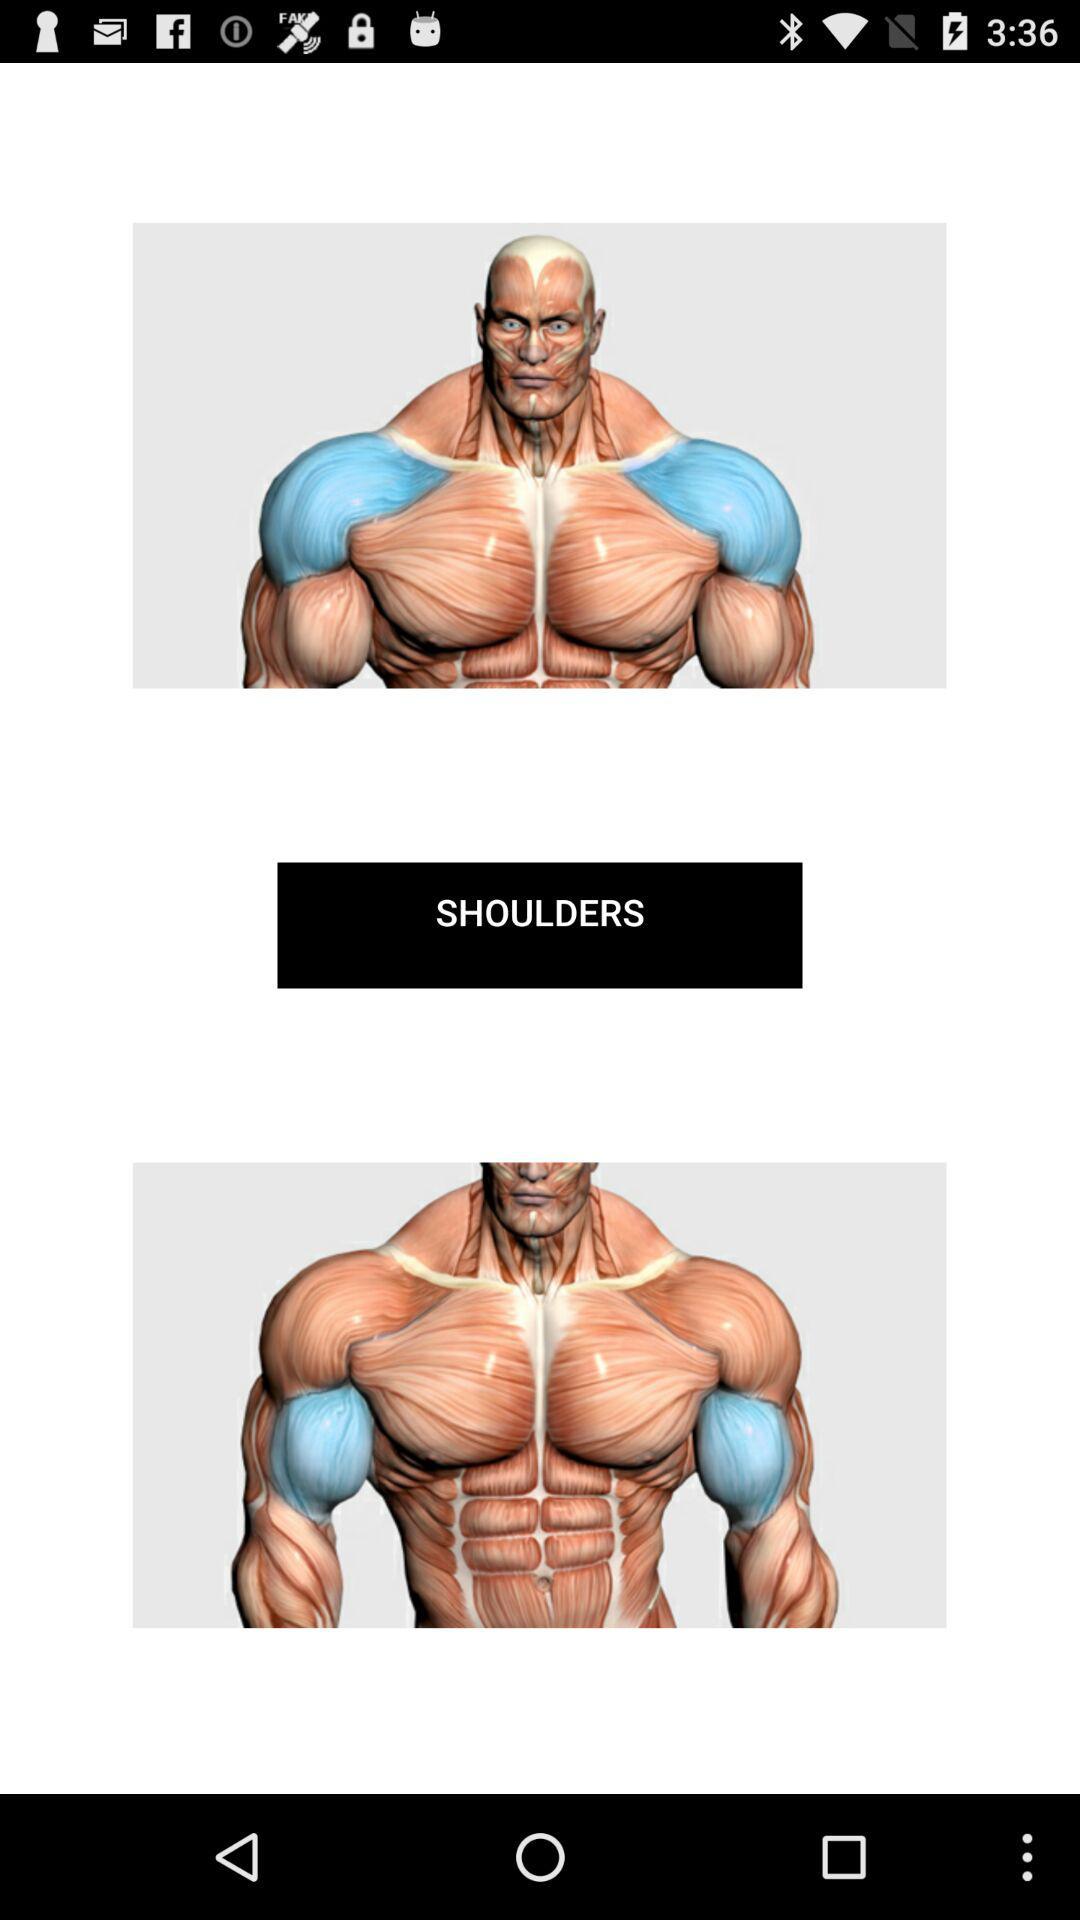 The height and width of the screenshot is (1920, 1080). What do you see at coordinates (540, 924) in the screenshot?
I see `shoulders item` at bounding box center [540, 924].